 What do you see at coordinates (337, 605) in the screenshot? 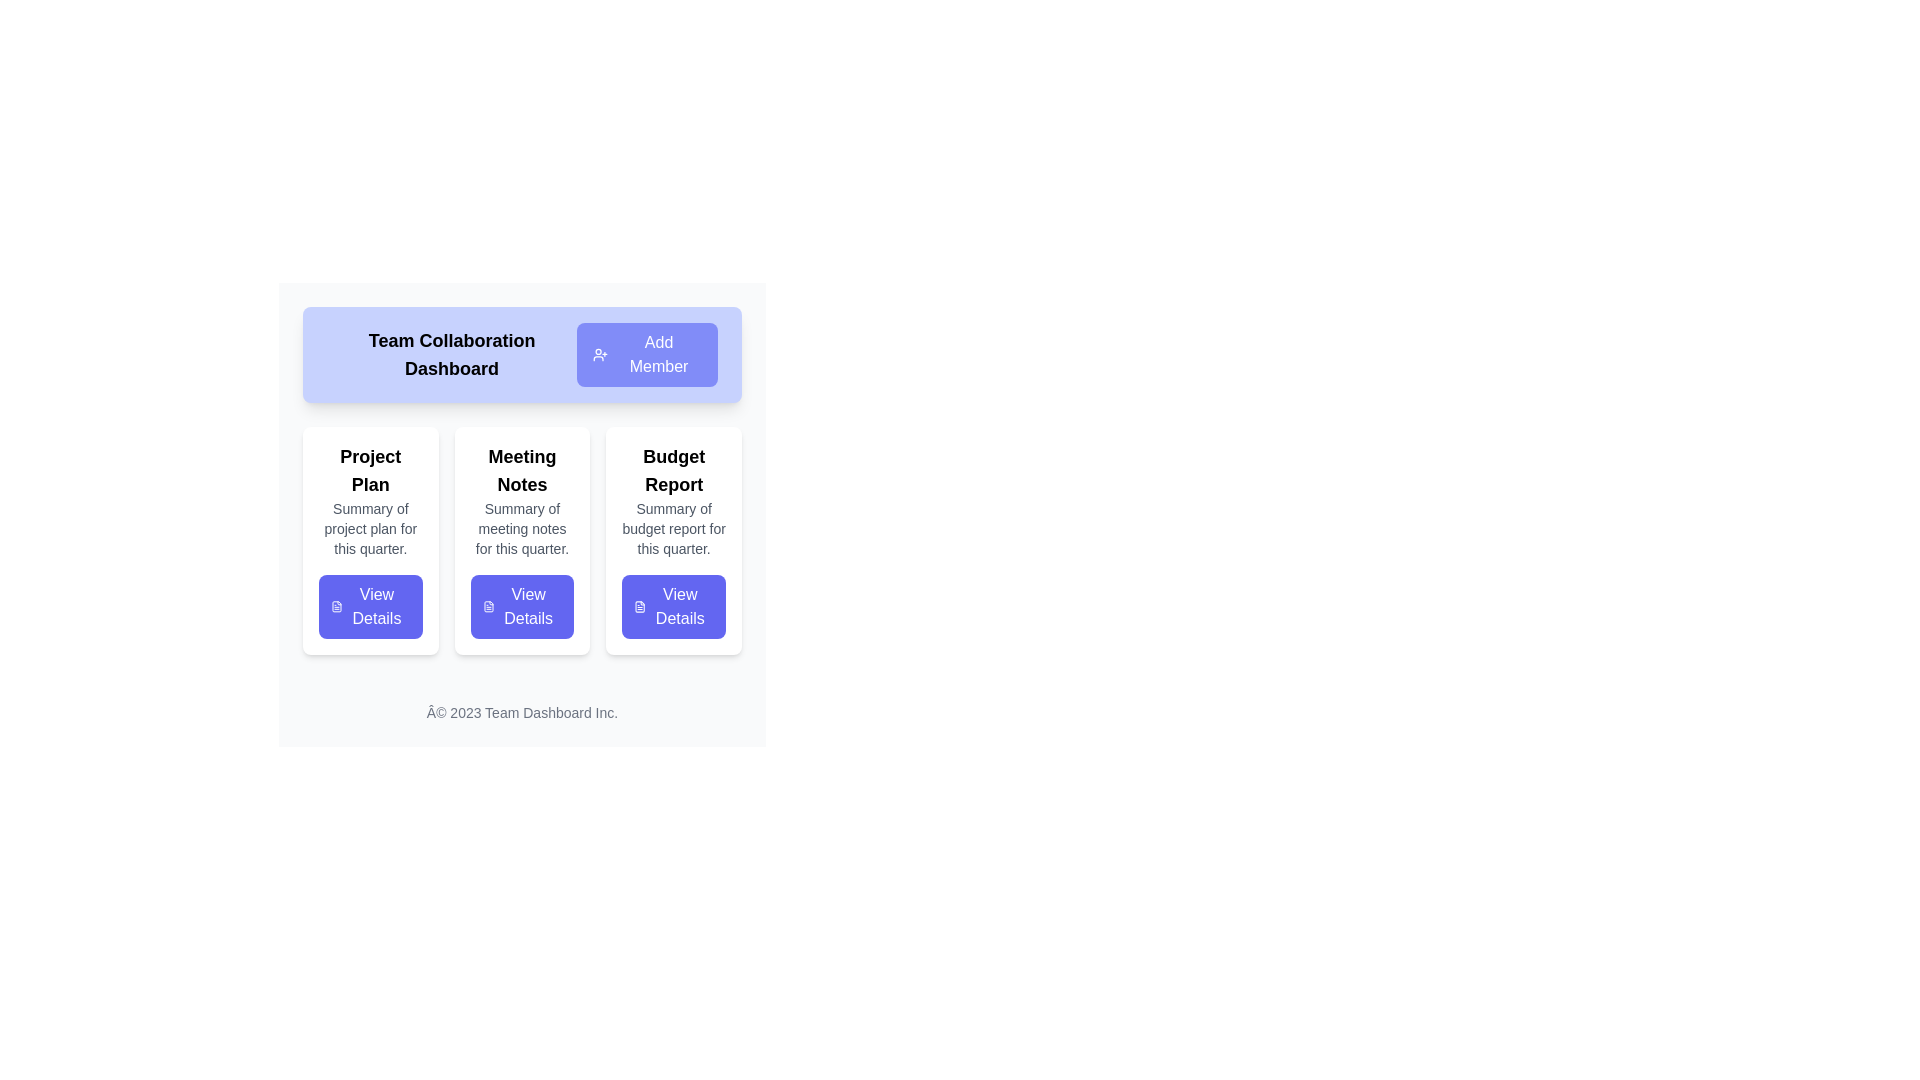
I see `the document-related icon located at the top-left corner of the 'View Details' button on the 'Project Plan' card` at bounding box center [337, 605].